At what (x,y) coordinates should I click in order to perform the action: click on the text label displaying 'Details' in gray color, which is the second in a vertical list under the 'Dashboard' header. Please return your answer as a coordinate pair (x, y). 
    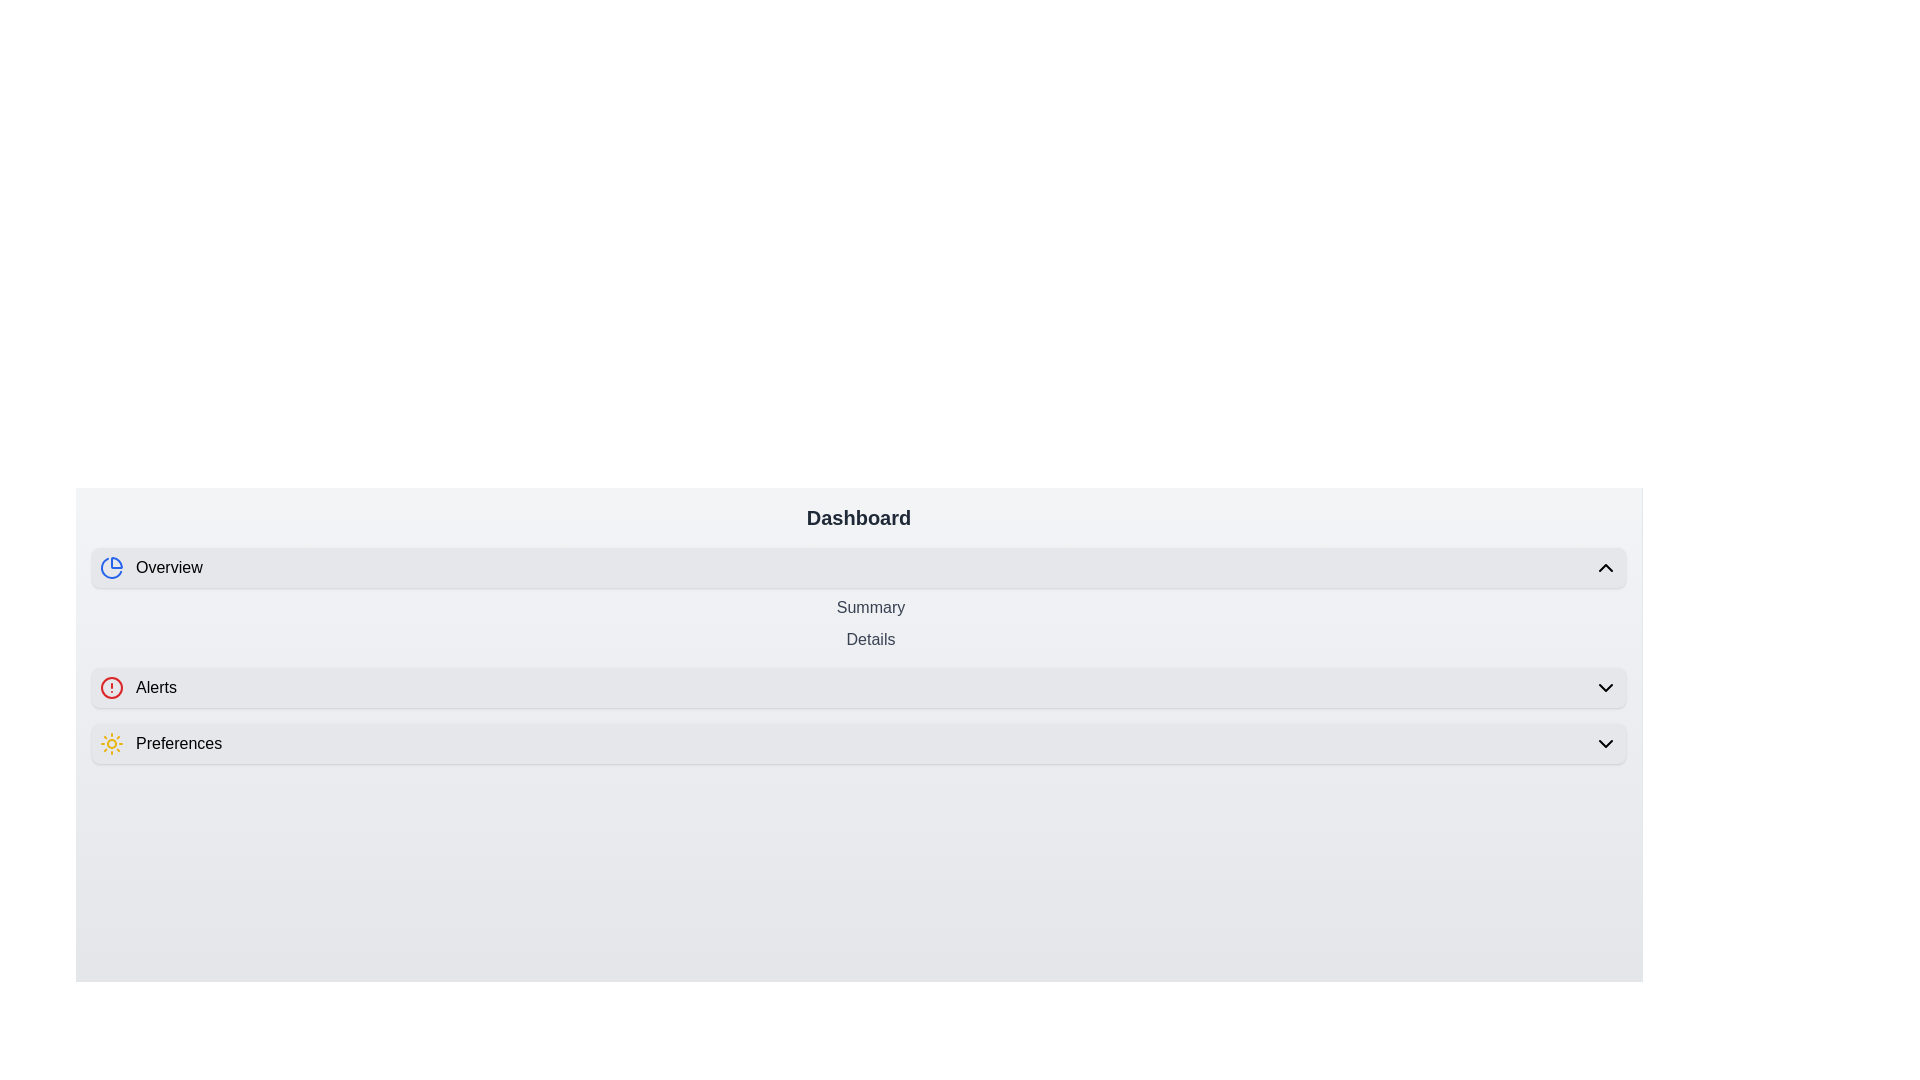
    Looking at the image, I should click on (870, 640).